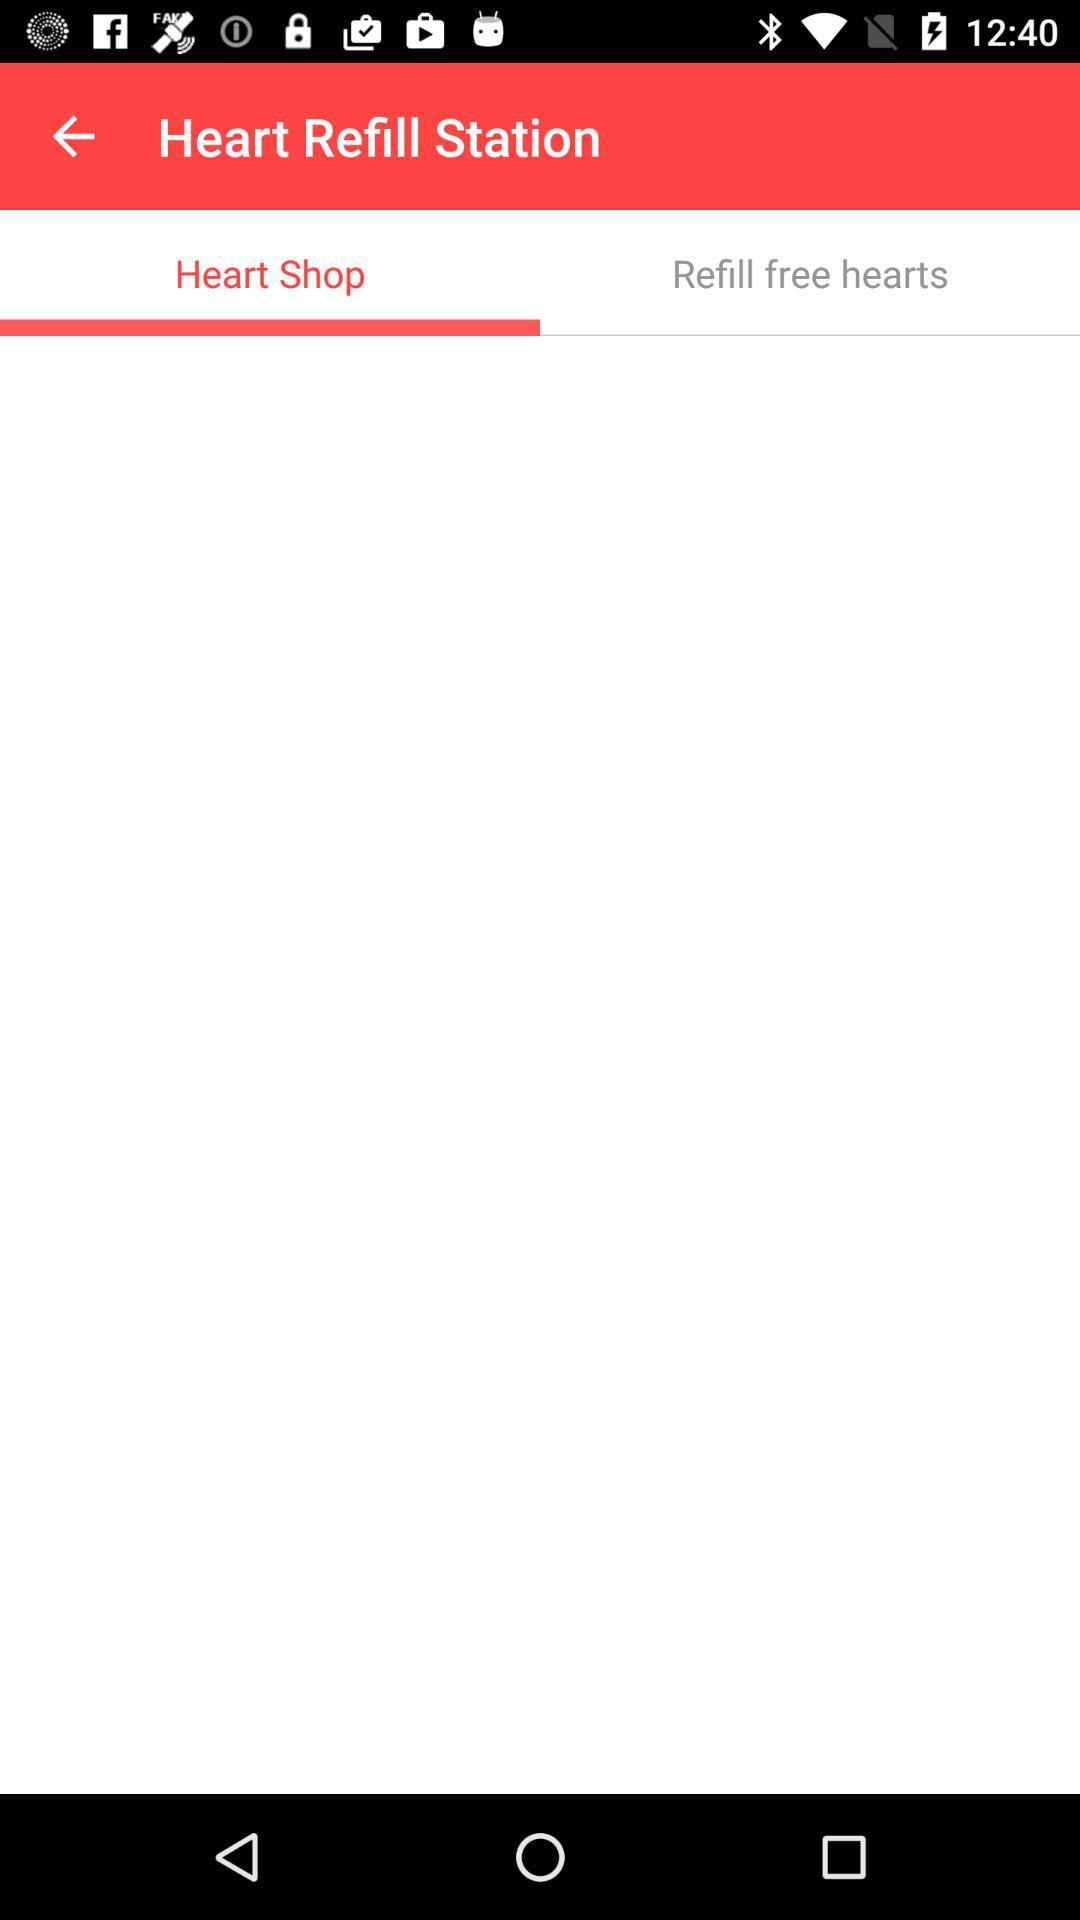 The height and width of the screenshot is (1920, 1080). What do you see at coordinates (810, 272) in the screenshot?
I see `the refill free hearts item` at bounding box center [810, 272].